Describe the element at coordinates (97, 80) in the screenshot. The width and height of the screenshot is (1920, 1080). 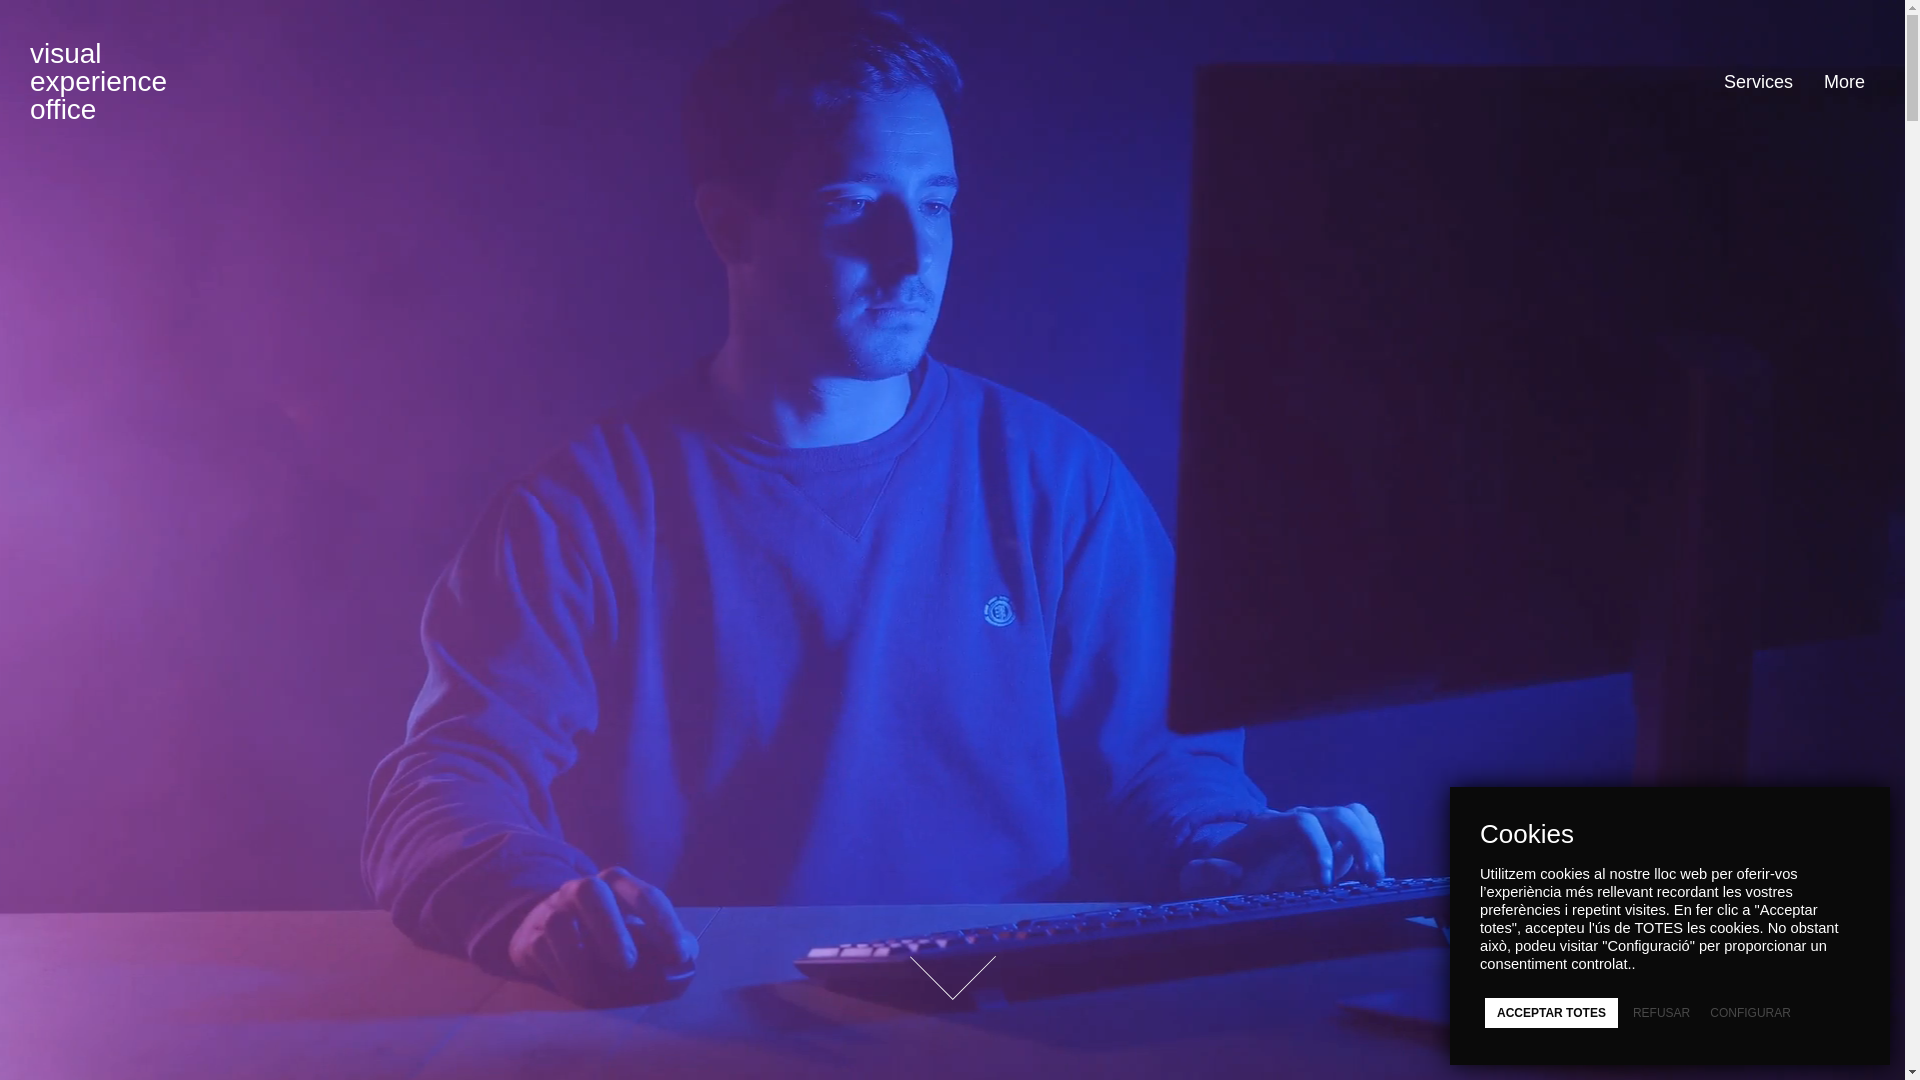
I see `'visual` at that location.